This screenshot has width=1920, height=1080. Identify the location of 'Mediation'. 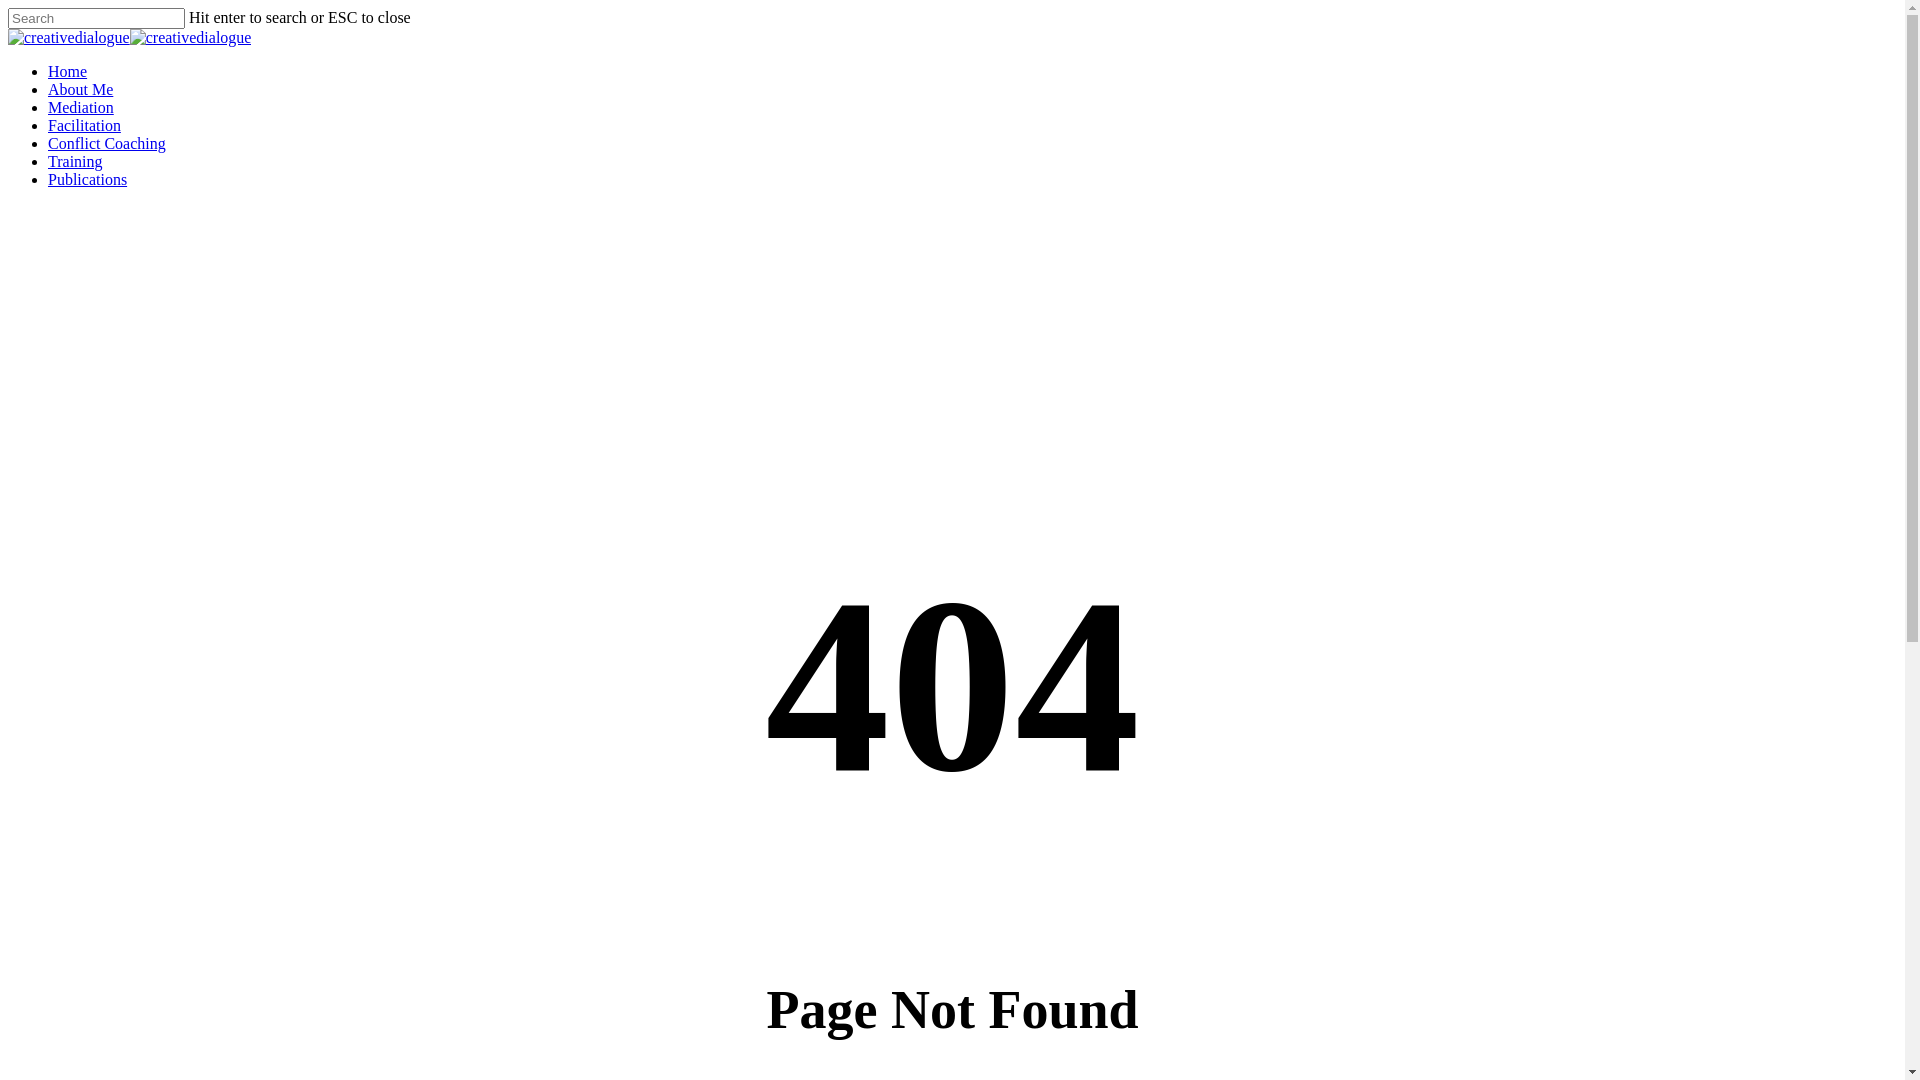
(48, 107).